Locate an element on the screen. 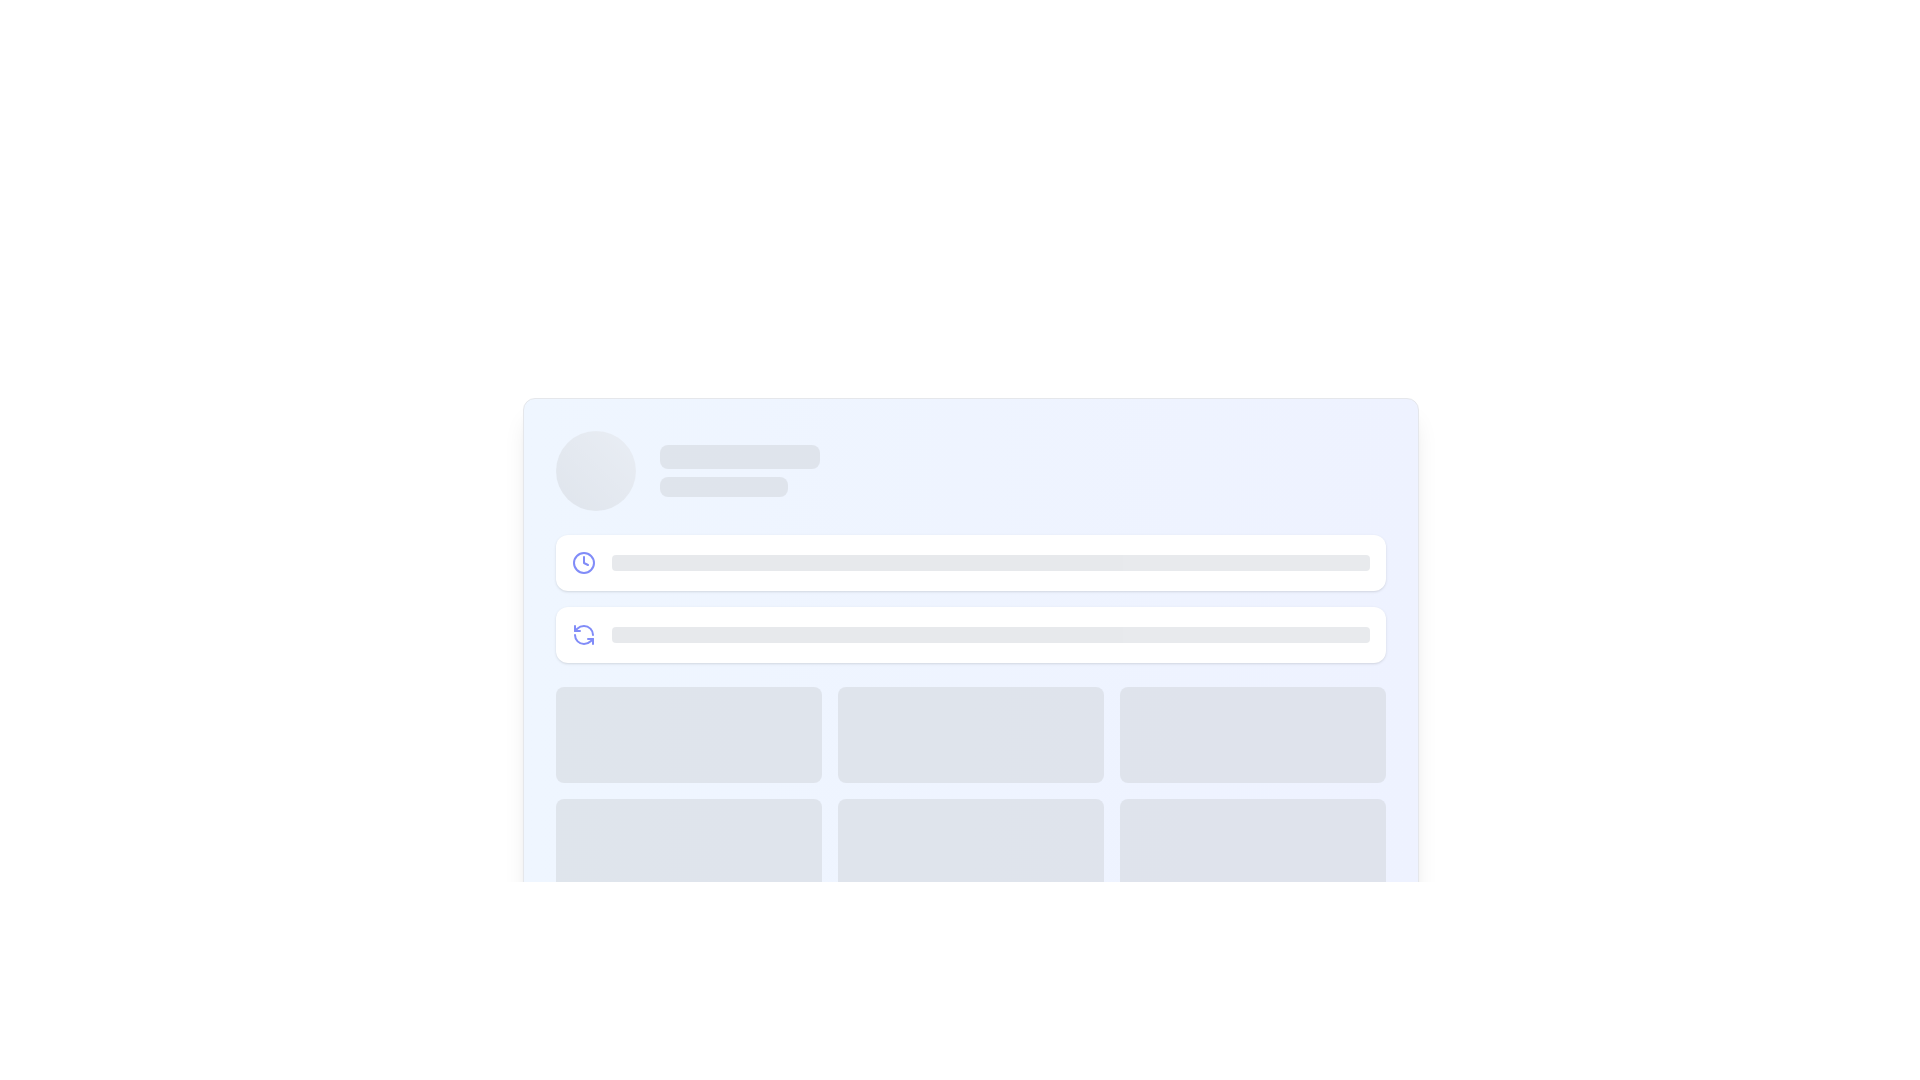 This screenshot has height=1080, width=1920. the gray rectangular block with rounded corners located in the first row and third column of the grid structure is located at coordinates (1251, 735).